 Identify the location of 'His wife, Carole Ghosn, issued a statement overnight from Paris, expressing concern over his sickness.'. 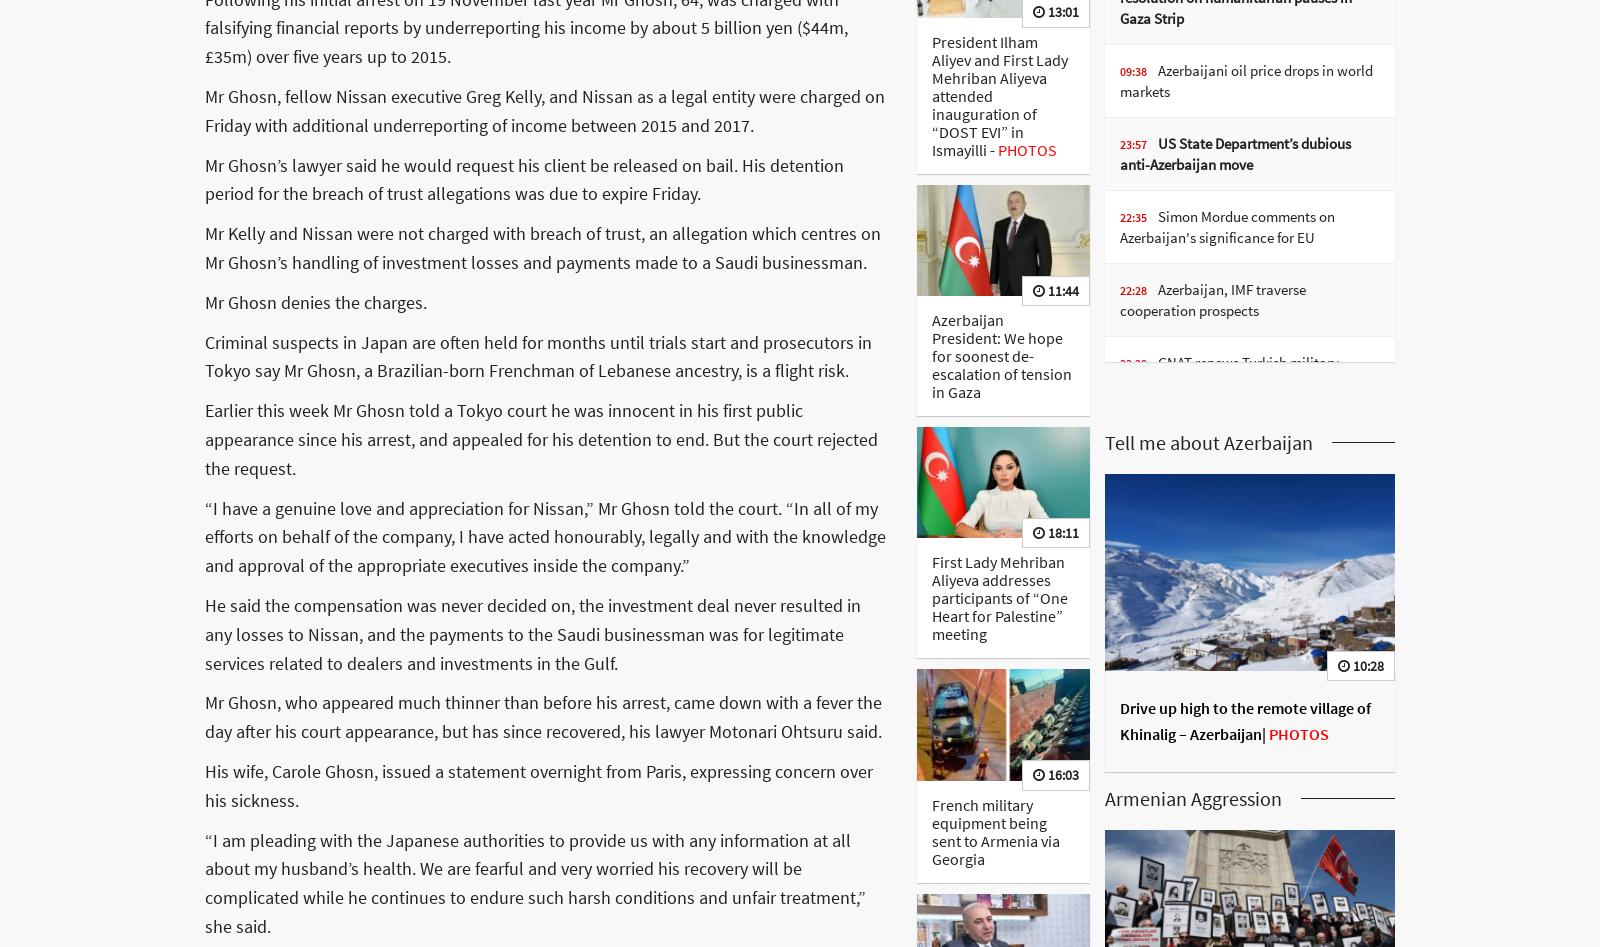
(538, 784).